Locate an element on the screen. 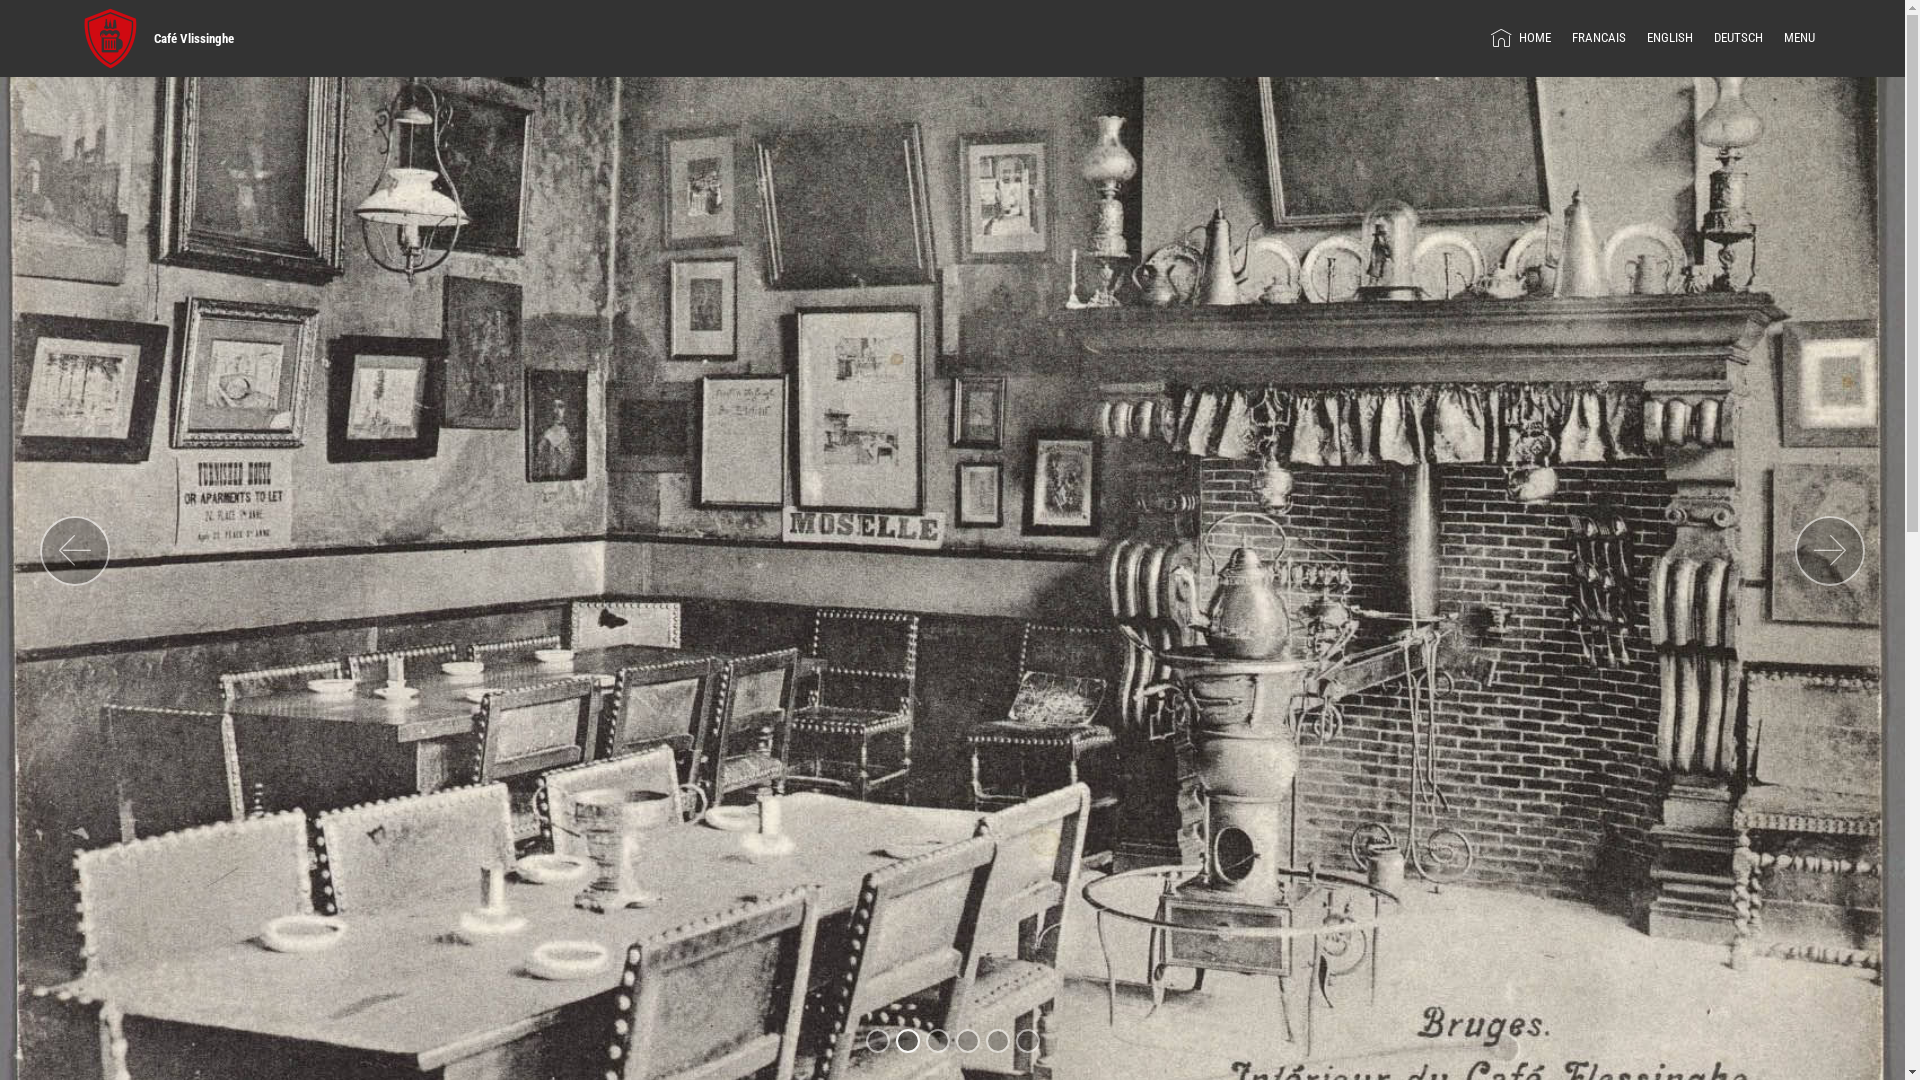 The width and height of the screenshot is (1920, 1080). 'FRANCAIS' is located at coordinates (1597, 38).